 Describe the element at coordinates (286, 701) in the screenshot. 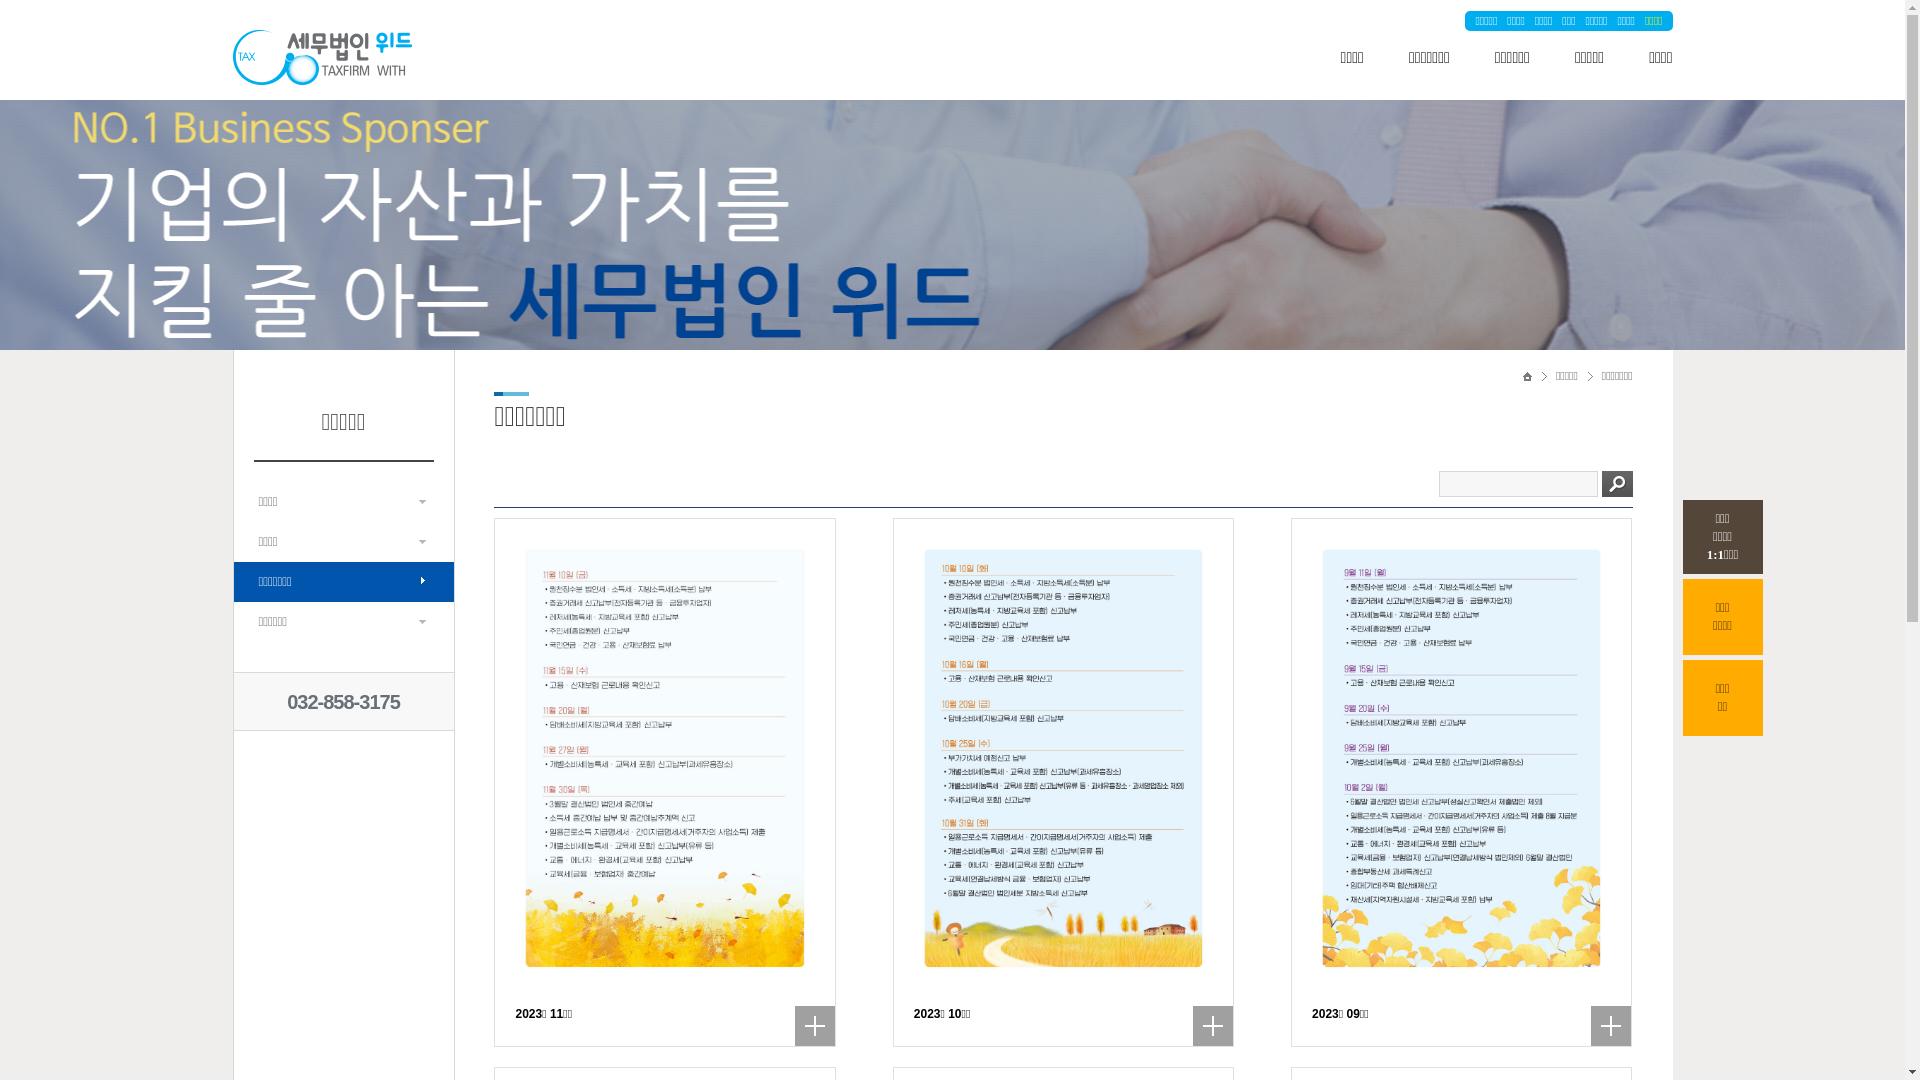

I see `'032-858-3175'` at that location.